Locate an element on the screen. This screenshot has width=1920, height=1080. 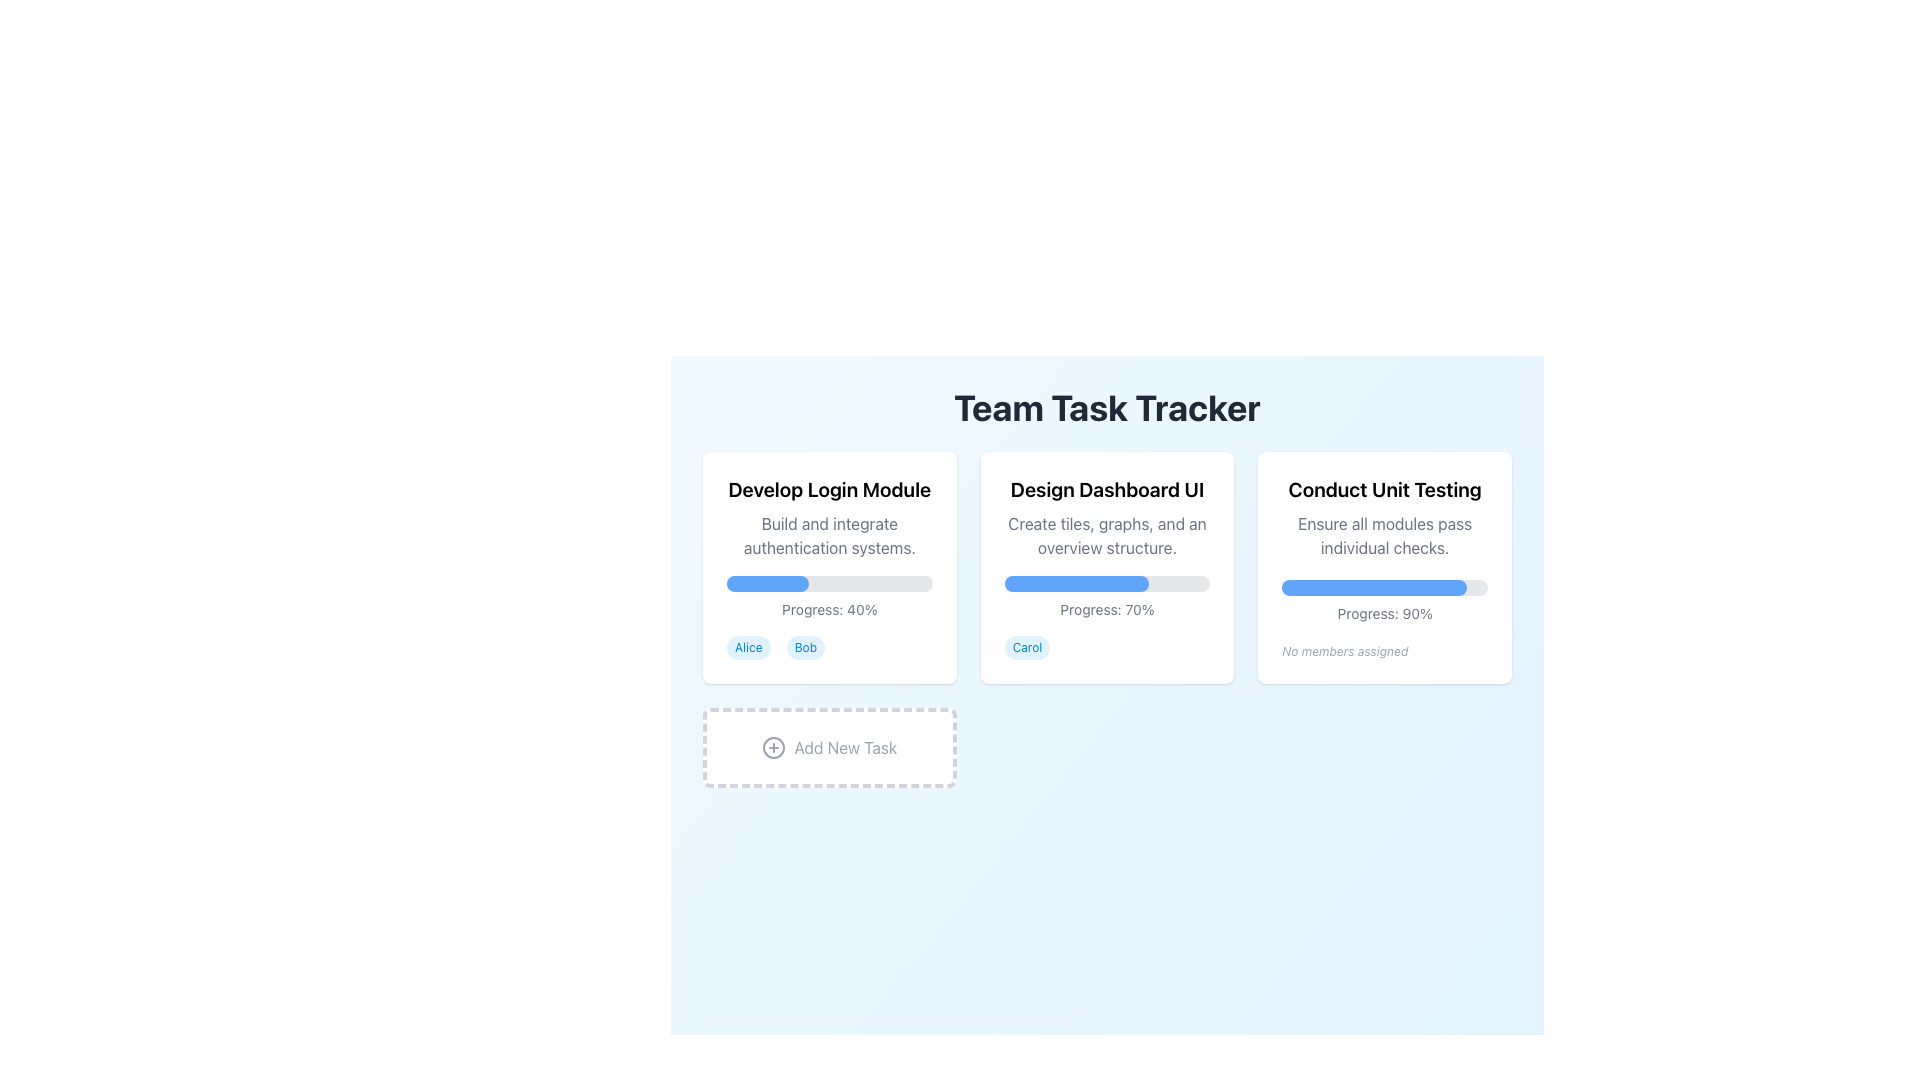
the text label displaying 'Progress: 90%' which is positioned below the progress bar in the 'Conduct Unit Testing' task card is located at coordinates (1384, 612).